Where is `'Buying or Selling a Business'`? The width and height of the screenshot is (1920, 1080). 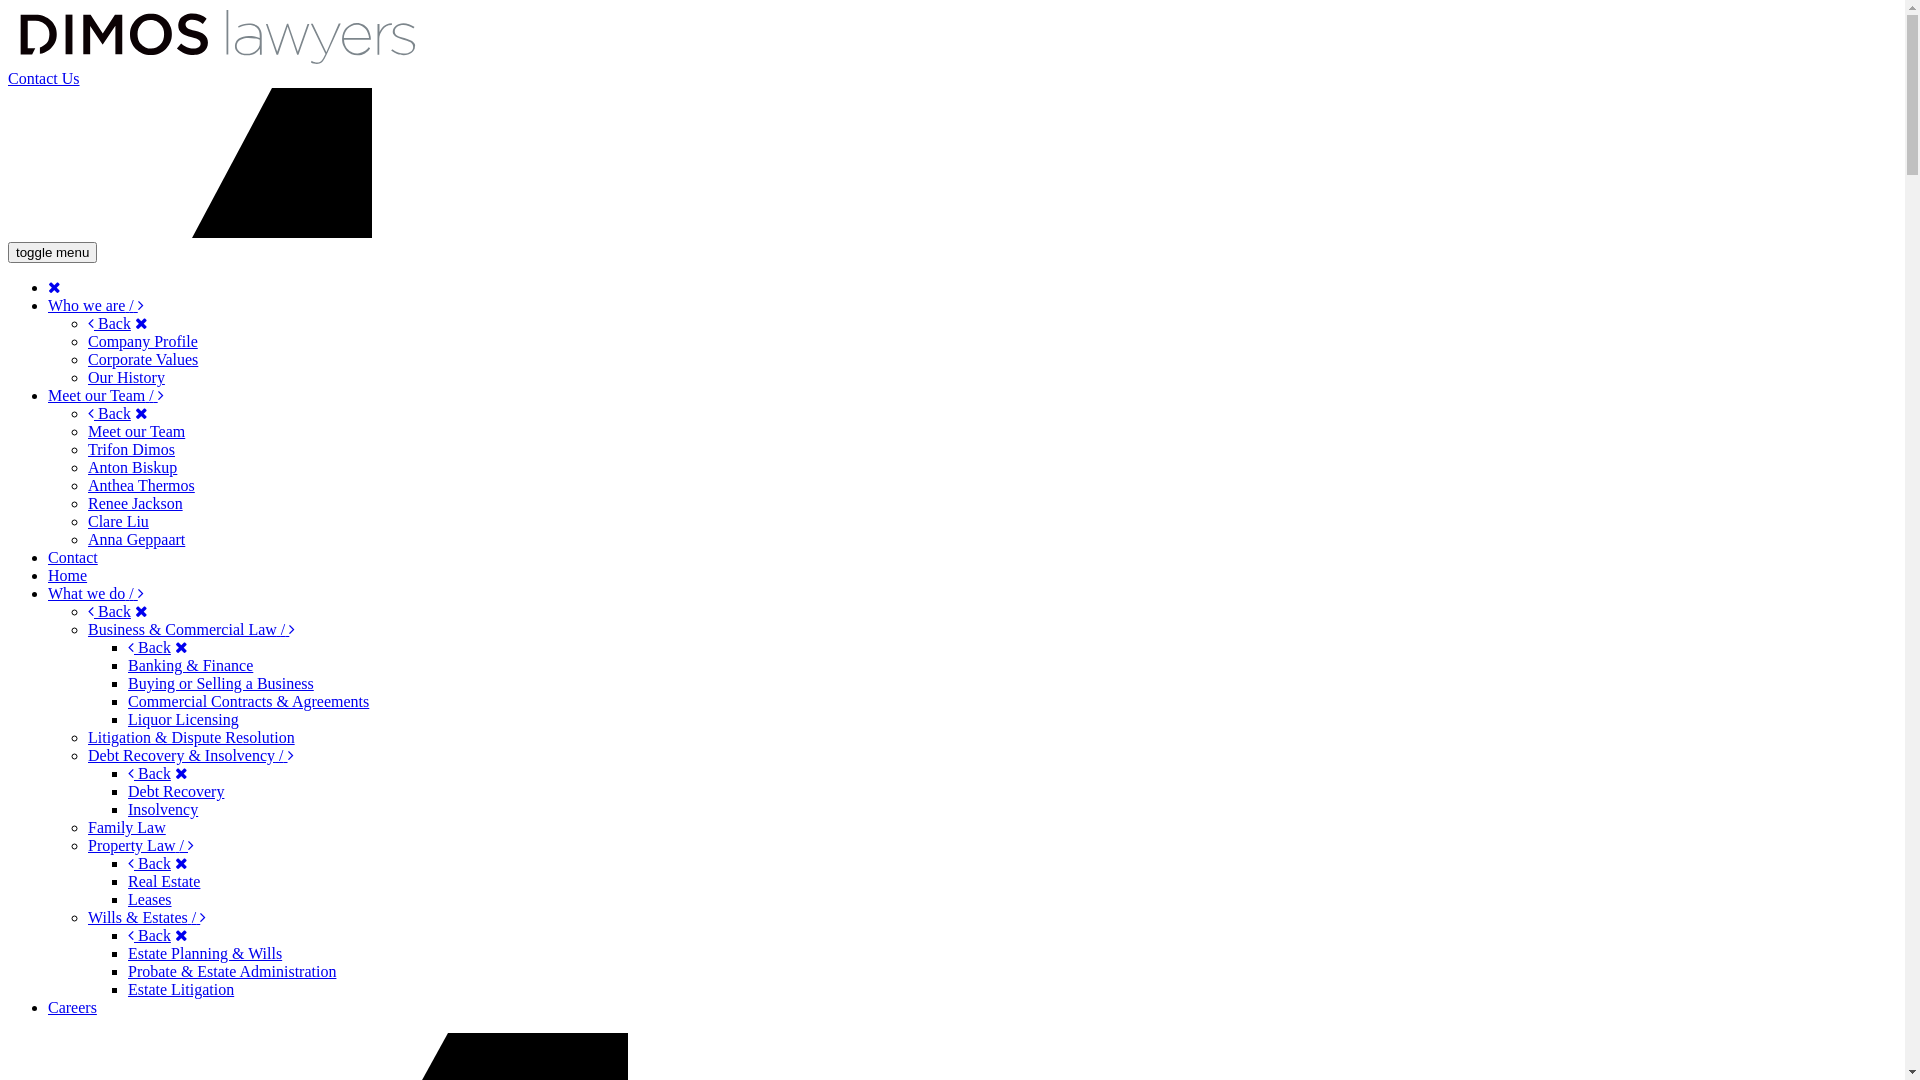 'Buying or Selling a Business' is located at coordinates (127, 682).